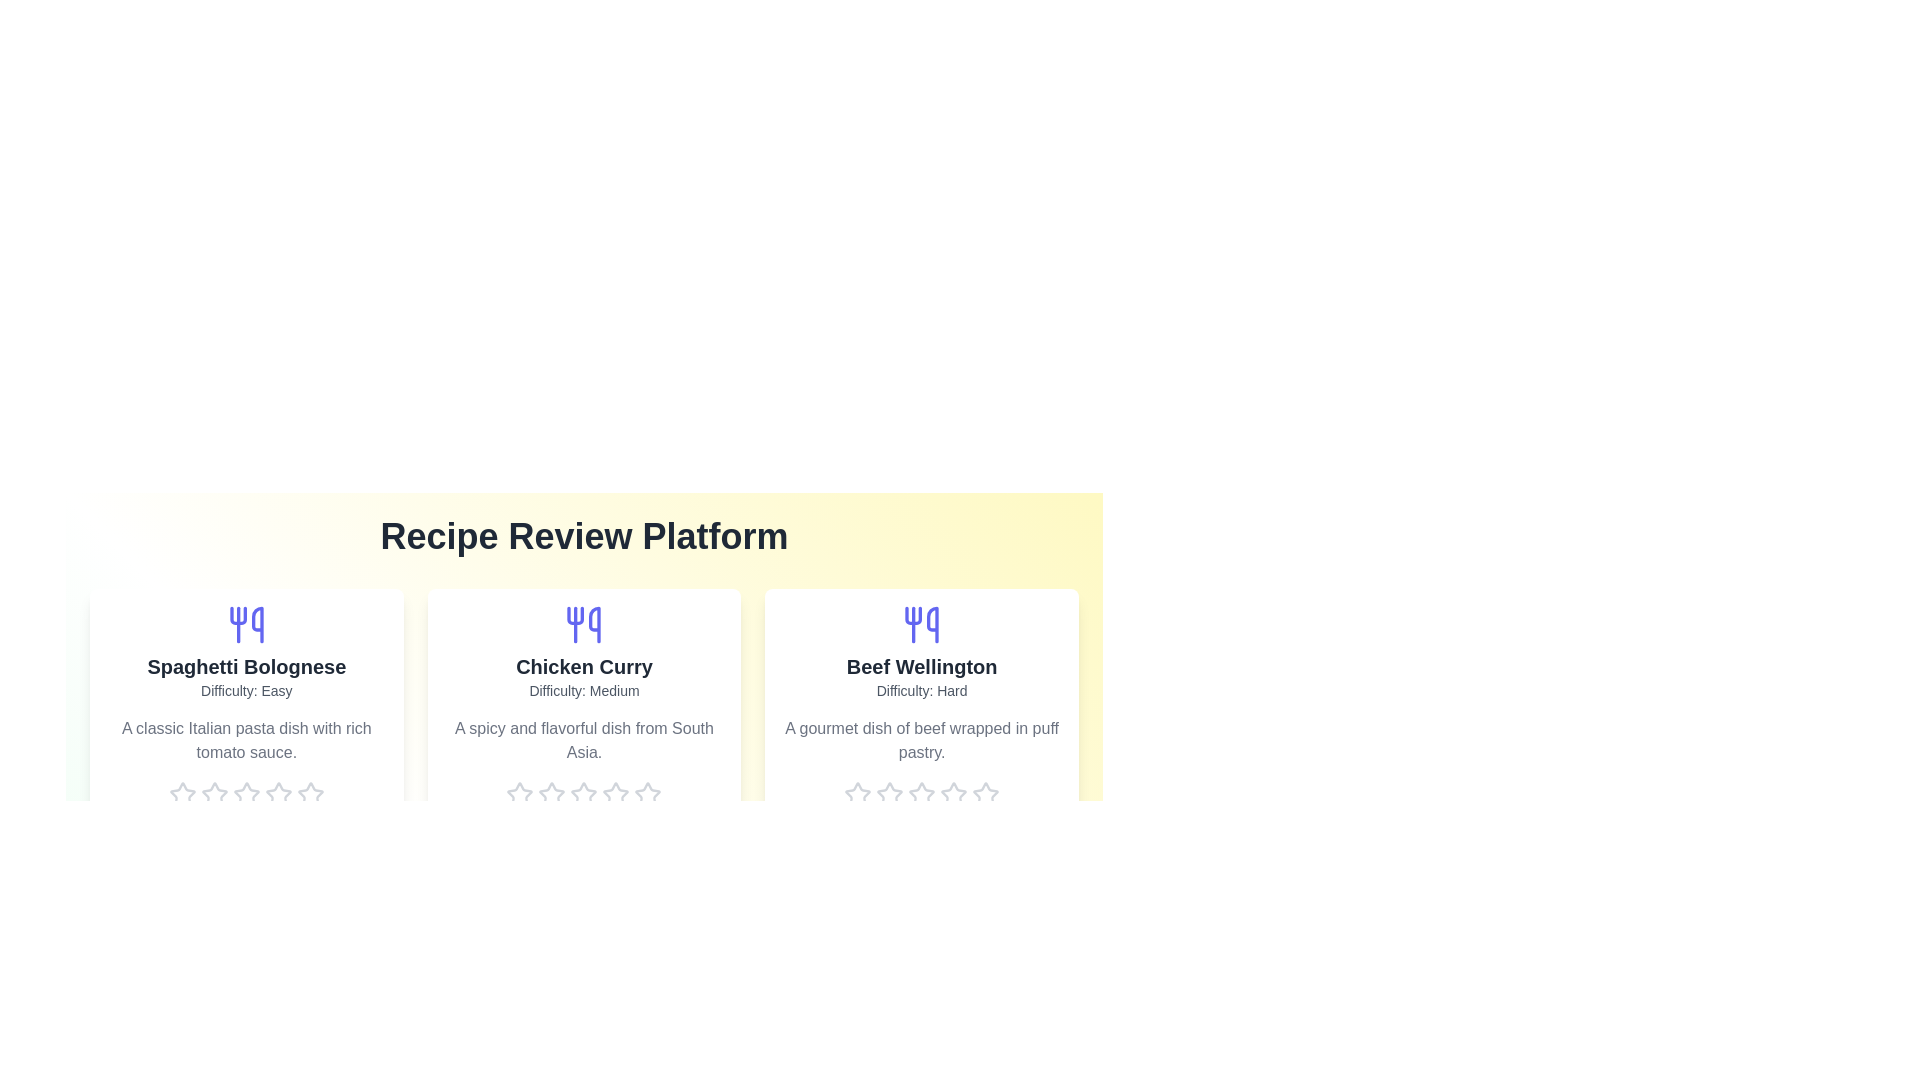 The image size is (1920, 1080). Describe the element at coordinates (583, 722) in the screenshot. I see `the recipe card for Chicken Curry` at that location.